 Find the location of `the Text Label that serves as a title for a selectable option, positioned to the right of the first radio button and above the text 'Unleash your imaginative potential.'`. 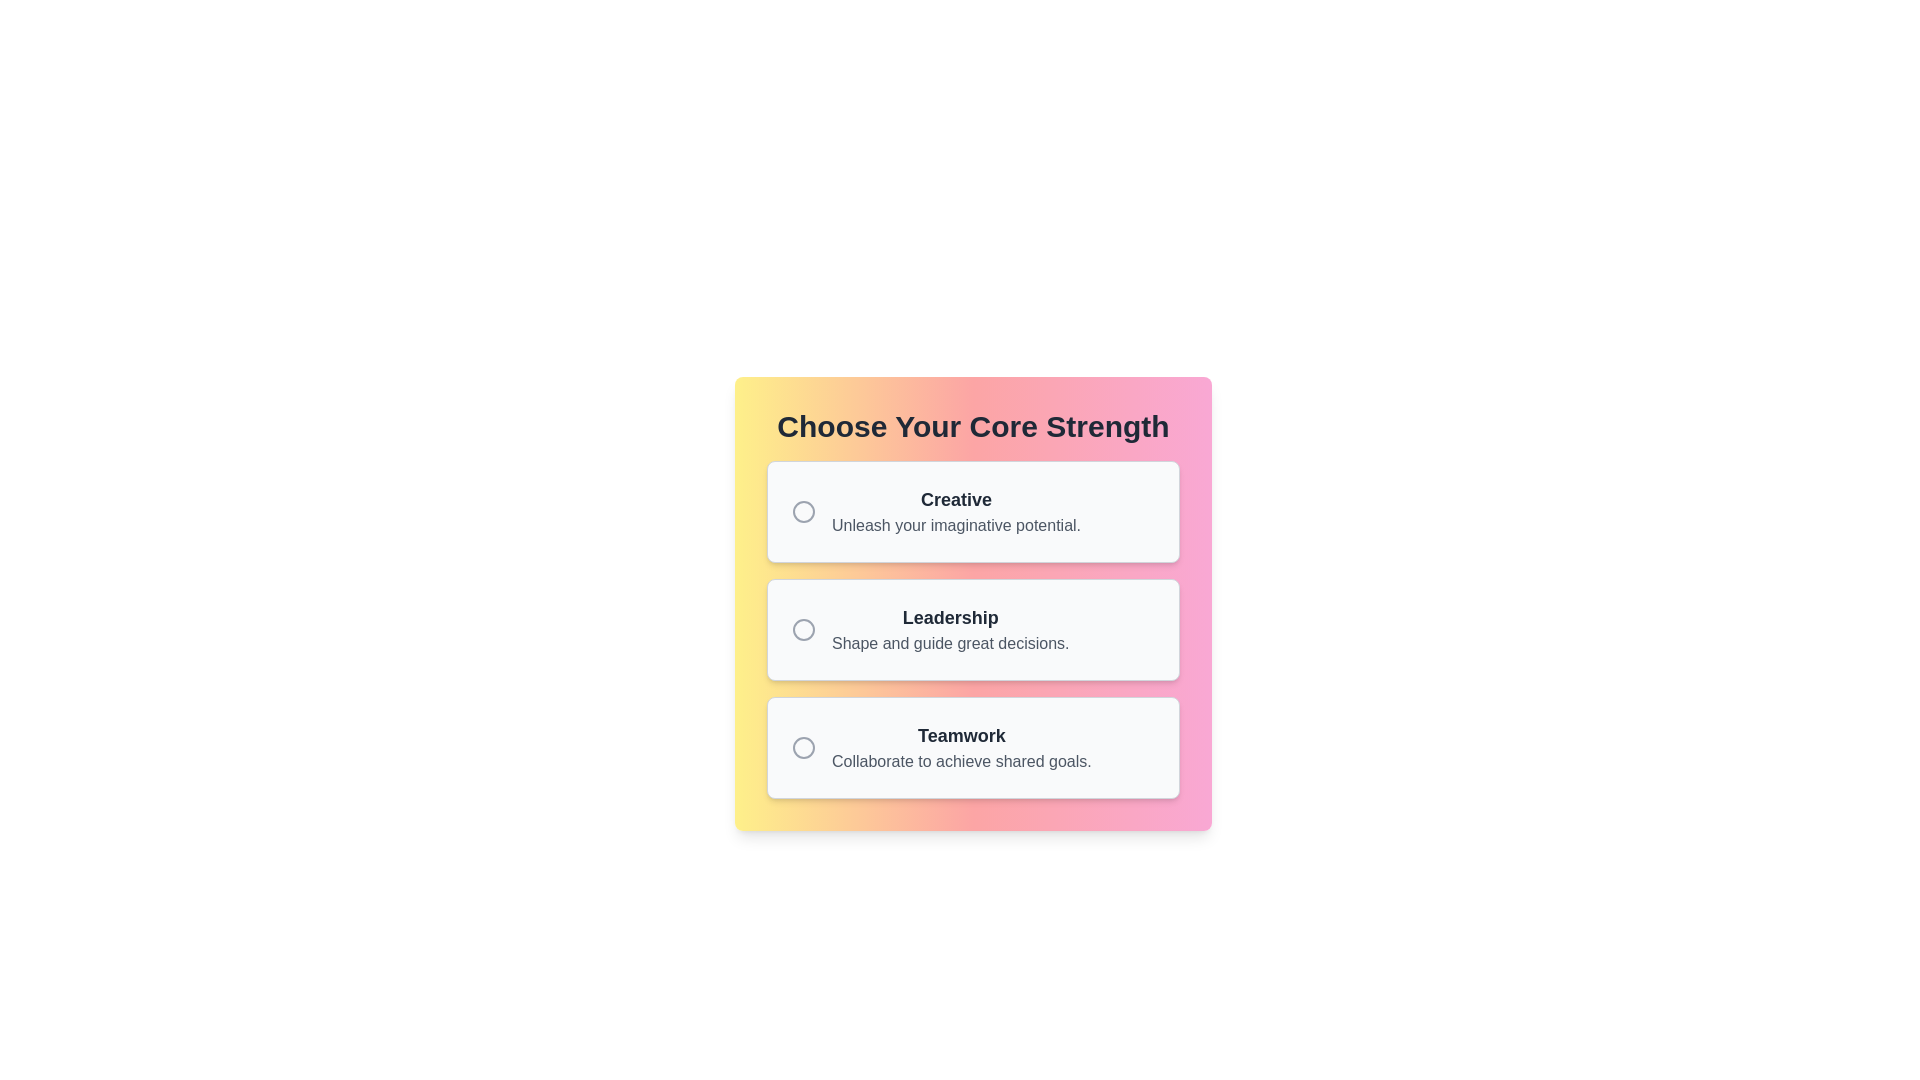

the Text Label that serves as a title for a selectable option, positioned to the right of the first radio button and above the text 'Unleash your imaginative potential.' is located at coordinates (955, 499).